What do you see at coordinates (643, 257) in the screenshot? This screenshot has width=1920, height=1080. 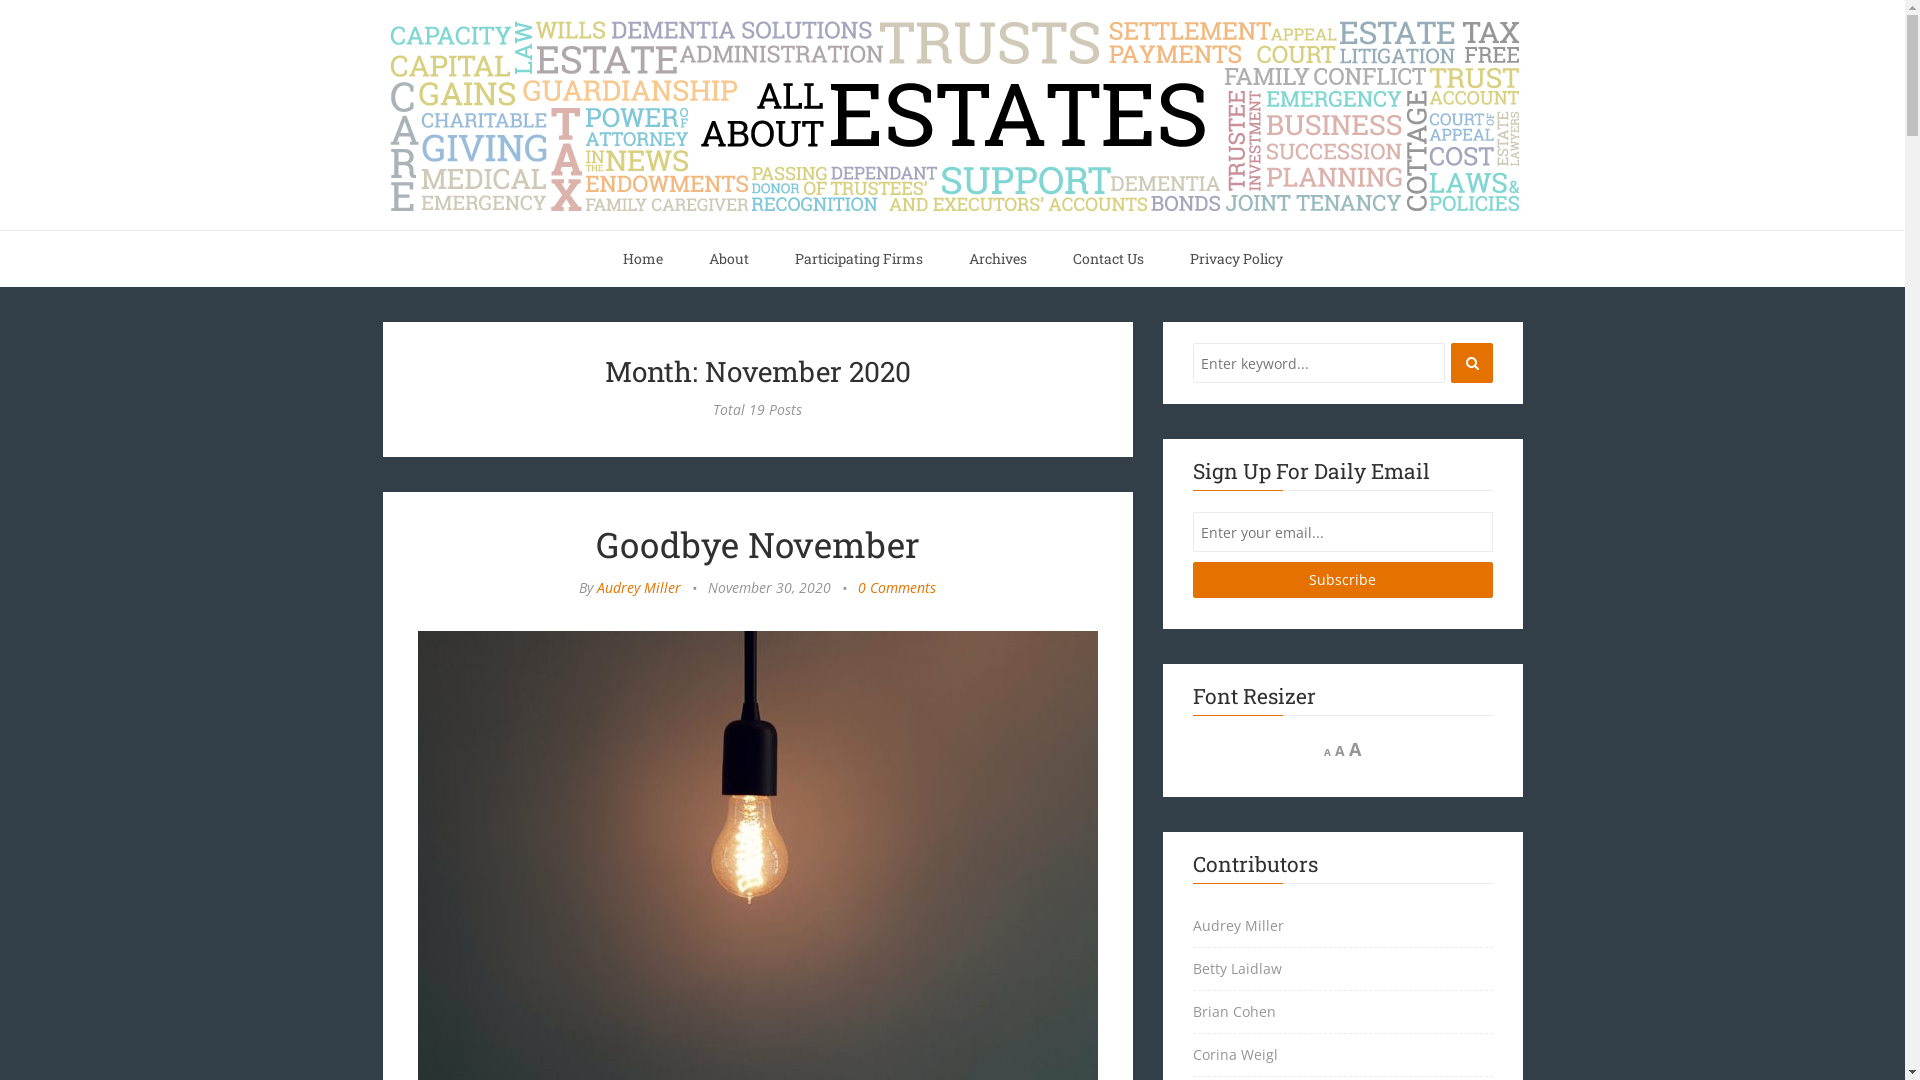 I see `'Home'` at bounding box center [643, 257].